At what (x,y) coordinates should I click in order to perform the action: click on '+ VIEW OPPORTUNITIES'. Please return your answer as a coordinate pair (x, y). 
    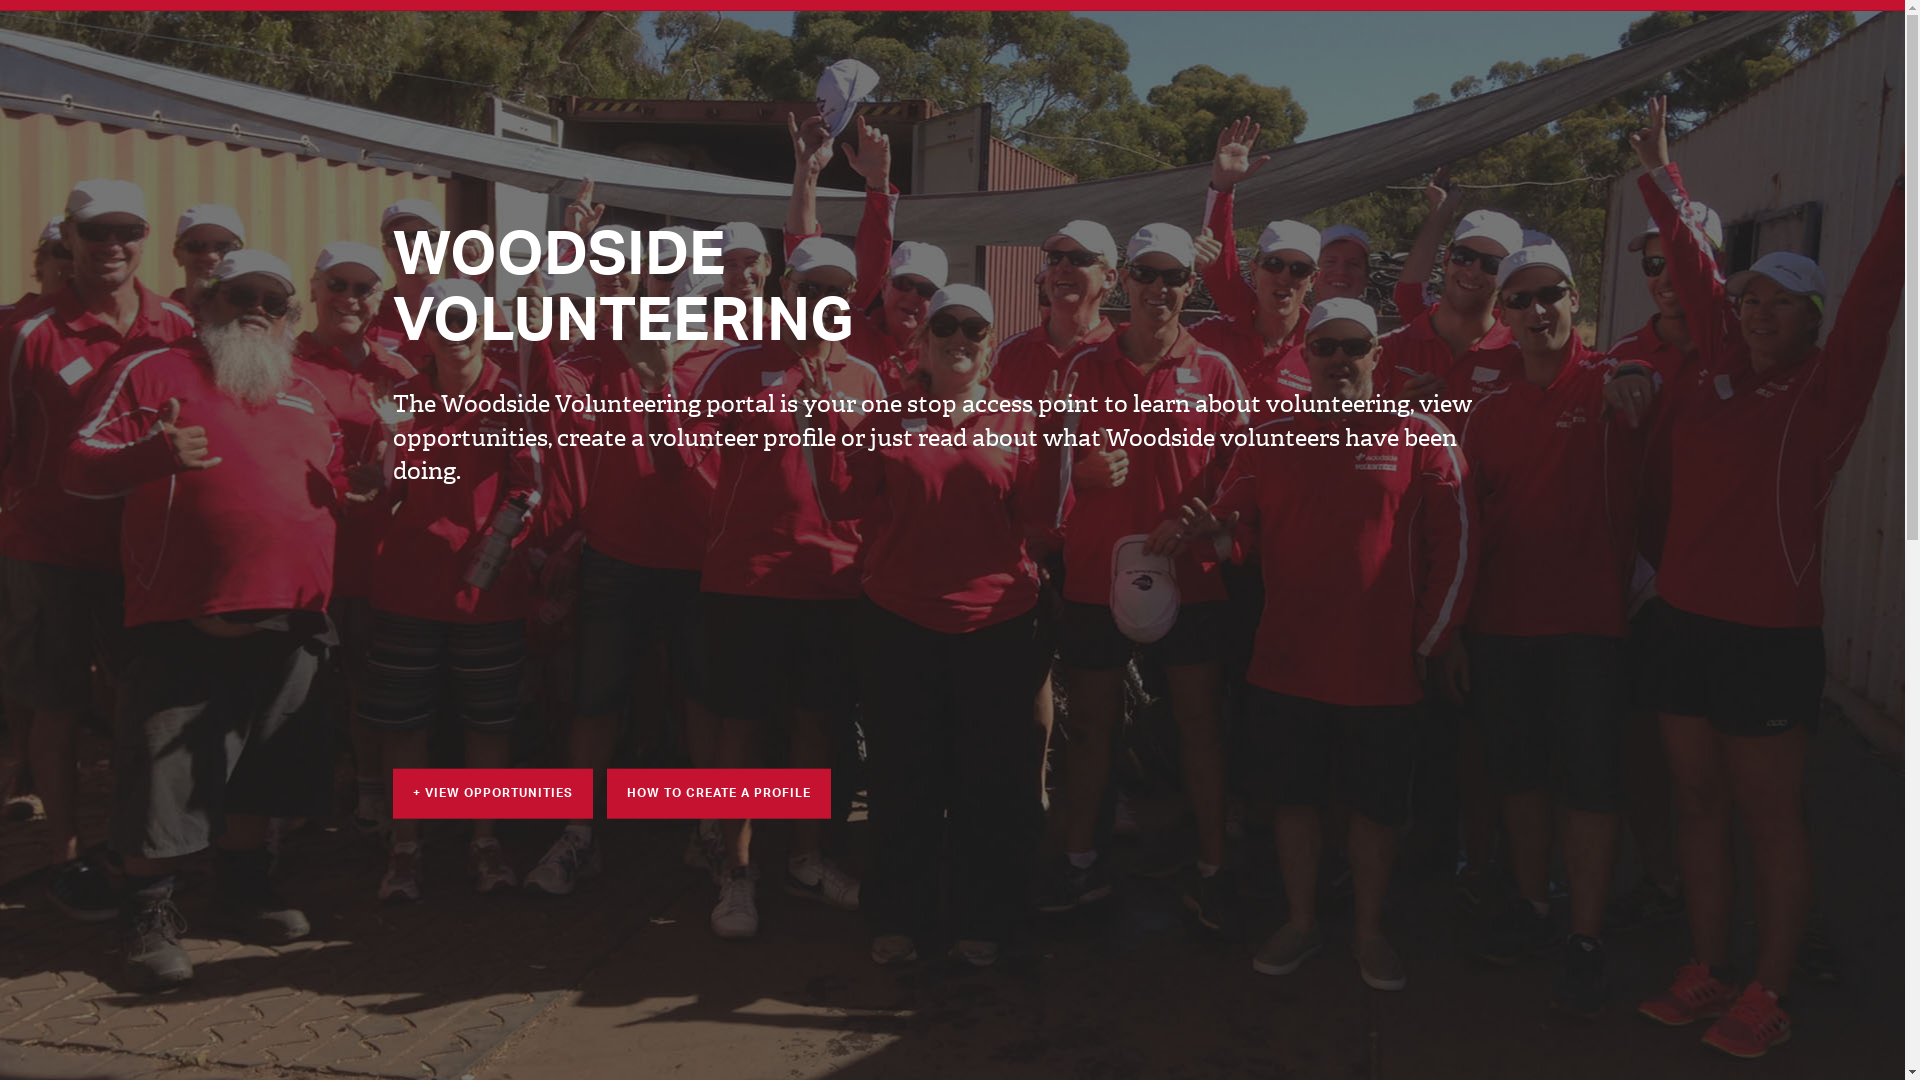
    Looking at the image, I should click on (491, 792).